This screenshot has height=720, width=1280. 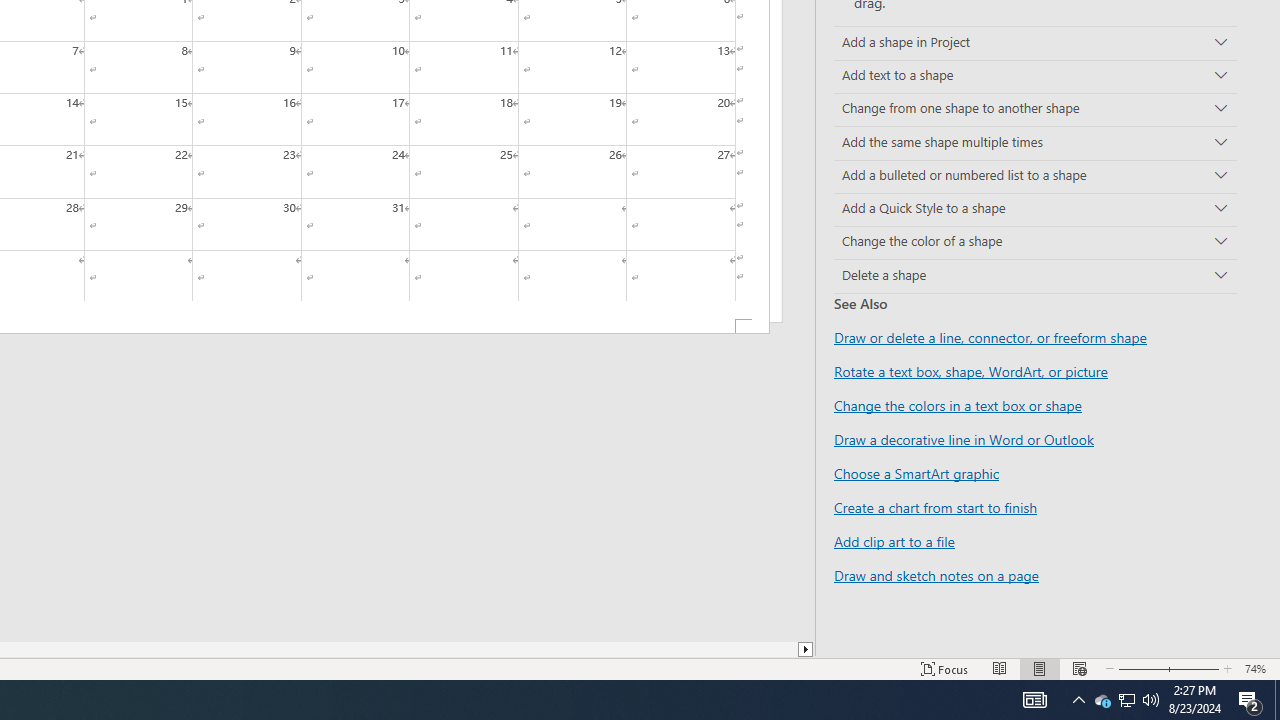 What do you see at coordinates (935, 575) in the screenshot?
I see `'Draw and sketch notes on a page'` at bounding box center [935, 575].